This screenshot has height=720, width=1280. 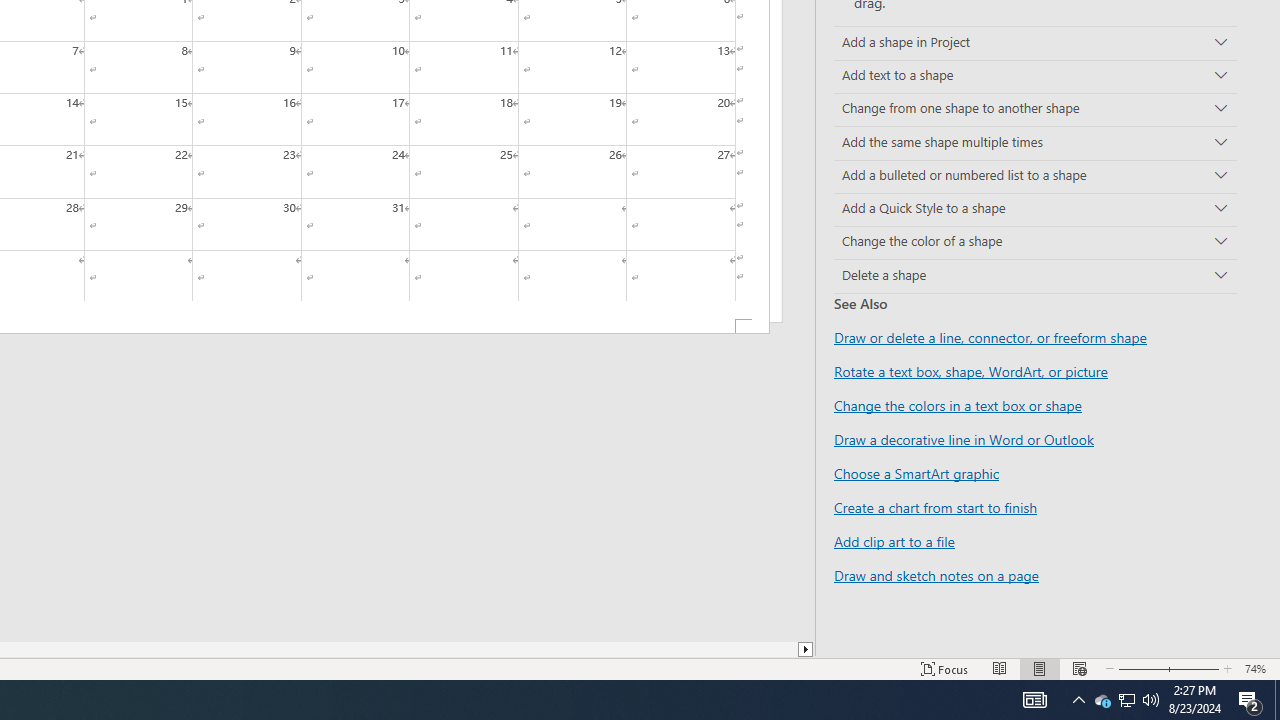 What do you see at coordinates (935, 575) in the screenshot?
I see `'Draw and sketch notes on a page'` at bounding box center [935, 575].